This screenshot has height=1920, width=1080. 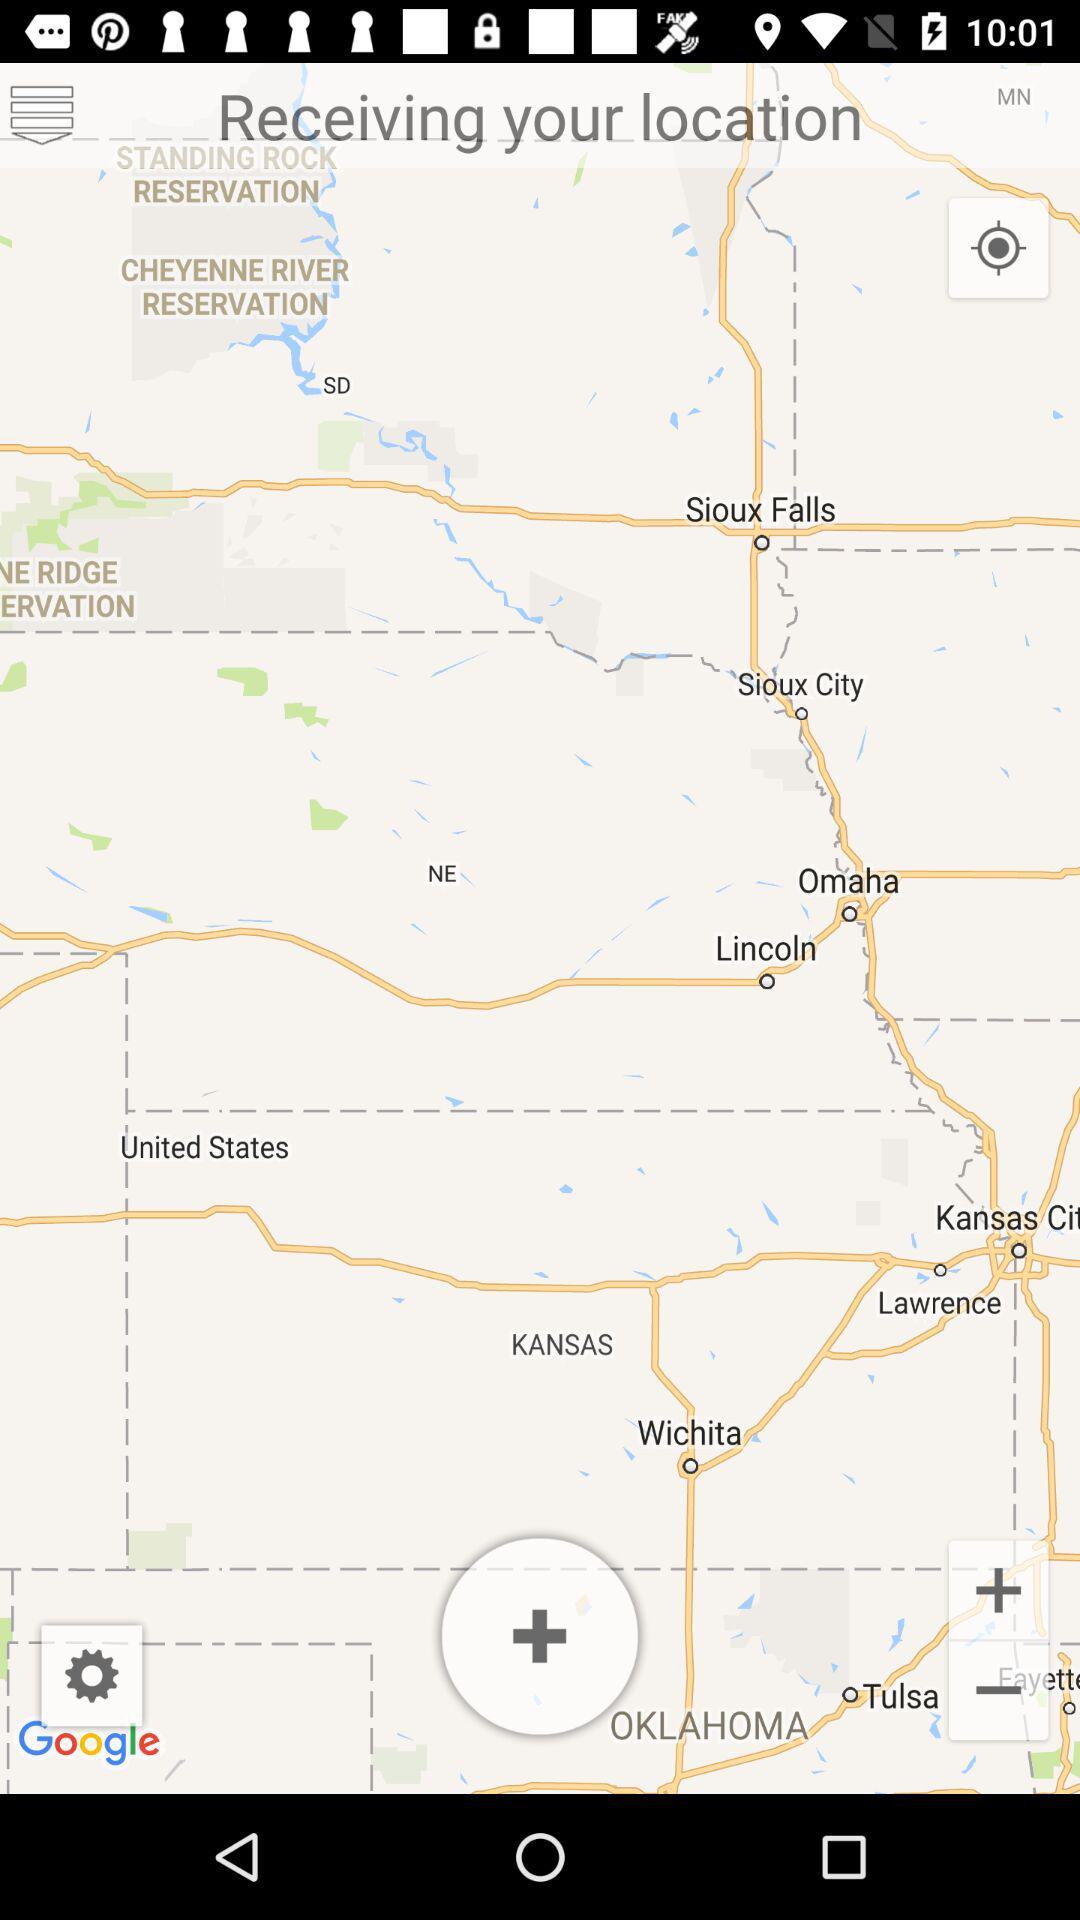 I want to click on open menu, so click(x=42, y=114).